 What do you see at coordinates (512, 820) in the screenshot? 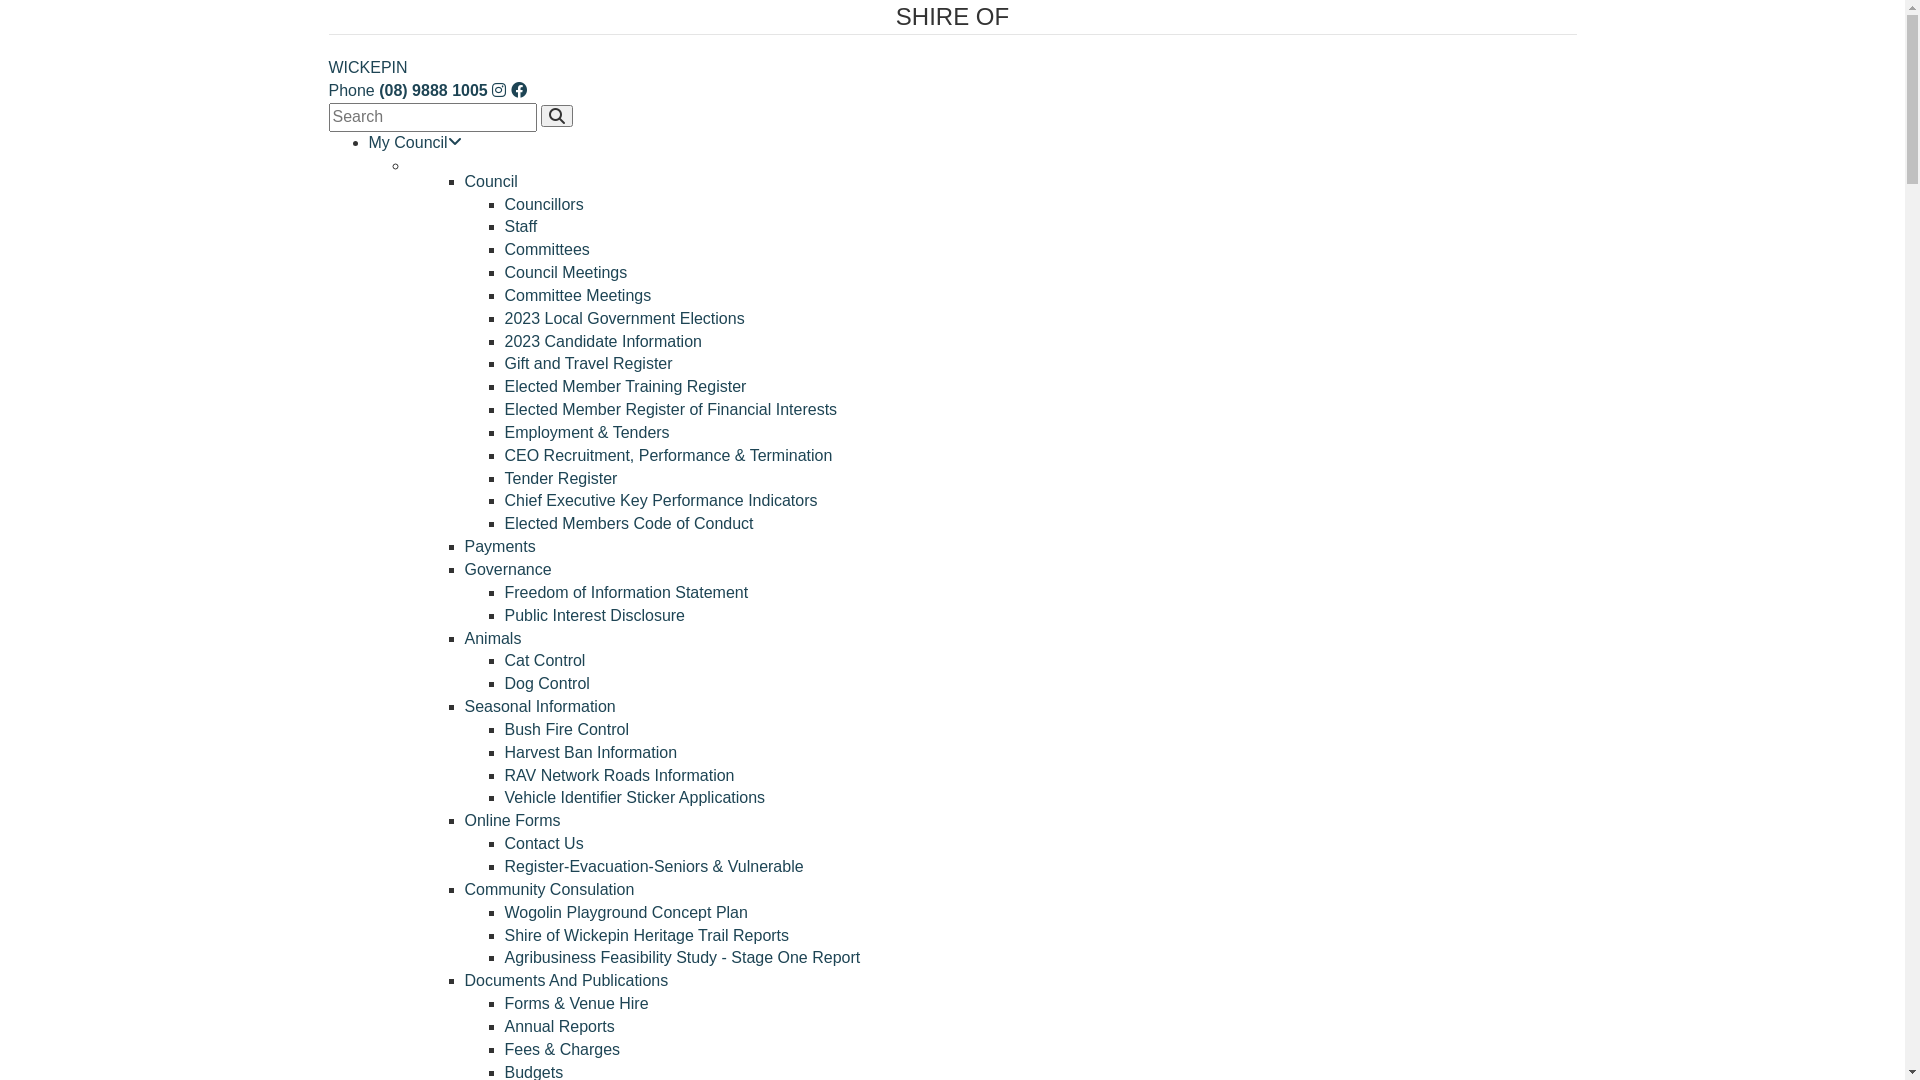
I see `'Online Forms'` at bounding box center [512, 820].